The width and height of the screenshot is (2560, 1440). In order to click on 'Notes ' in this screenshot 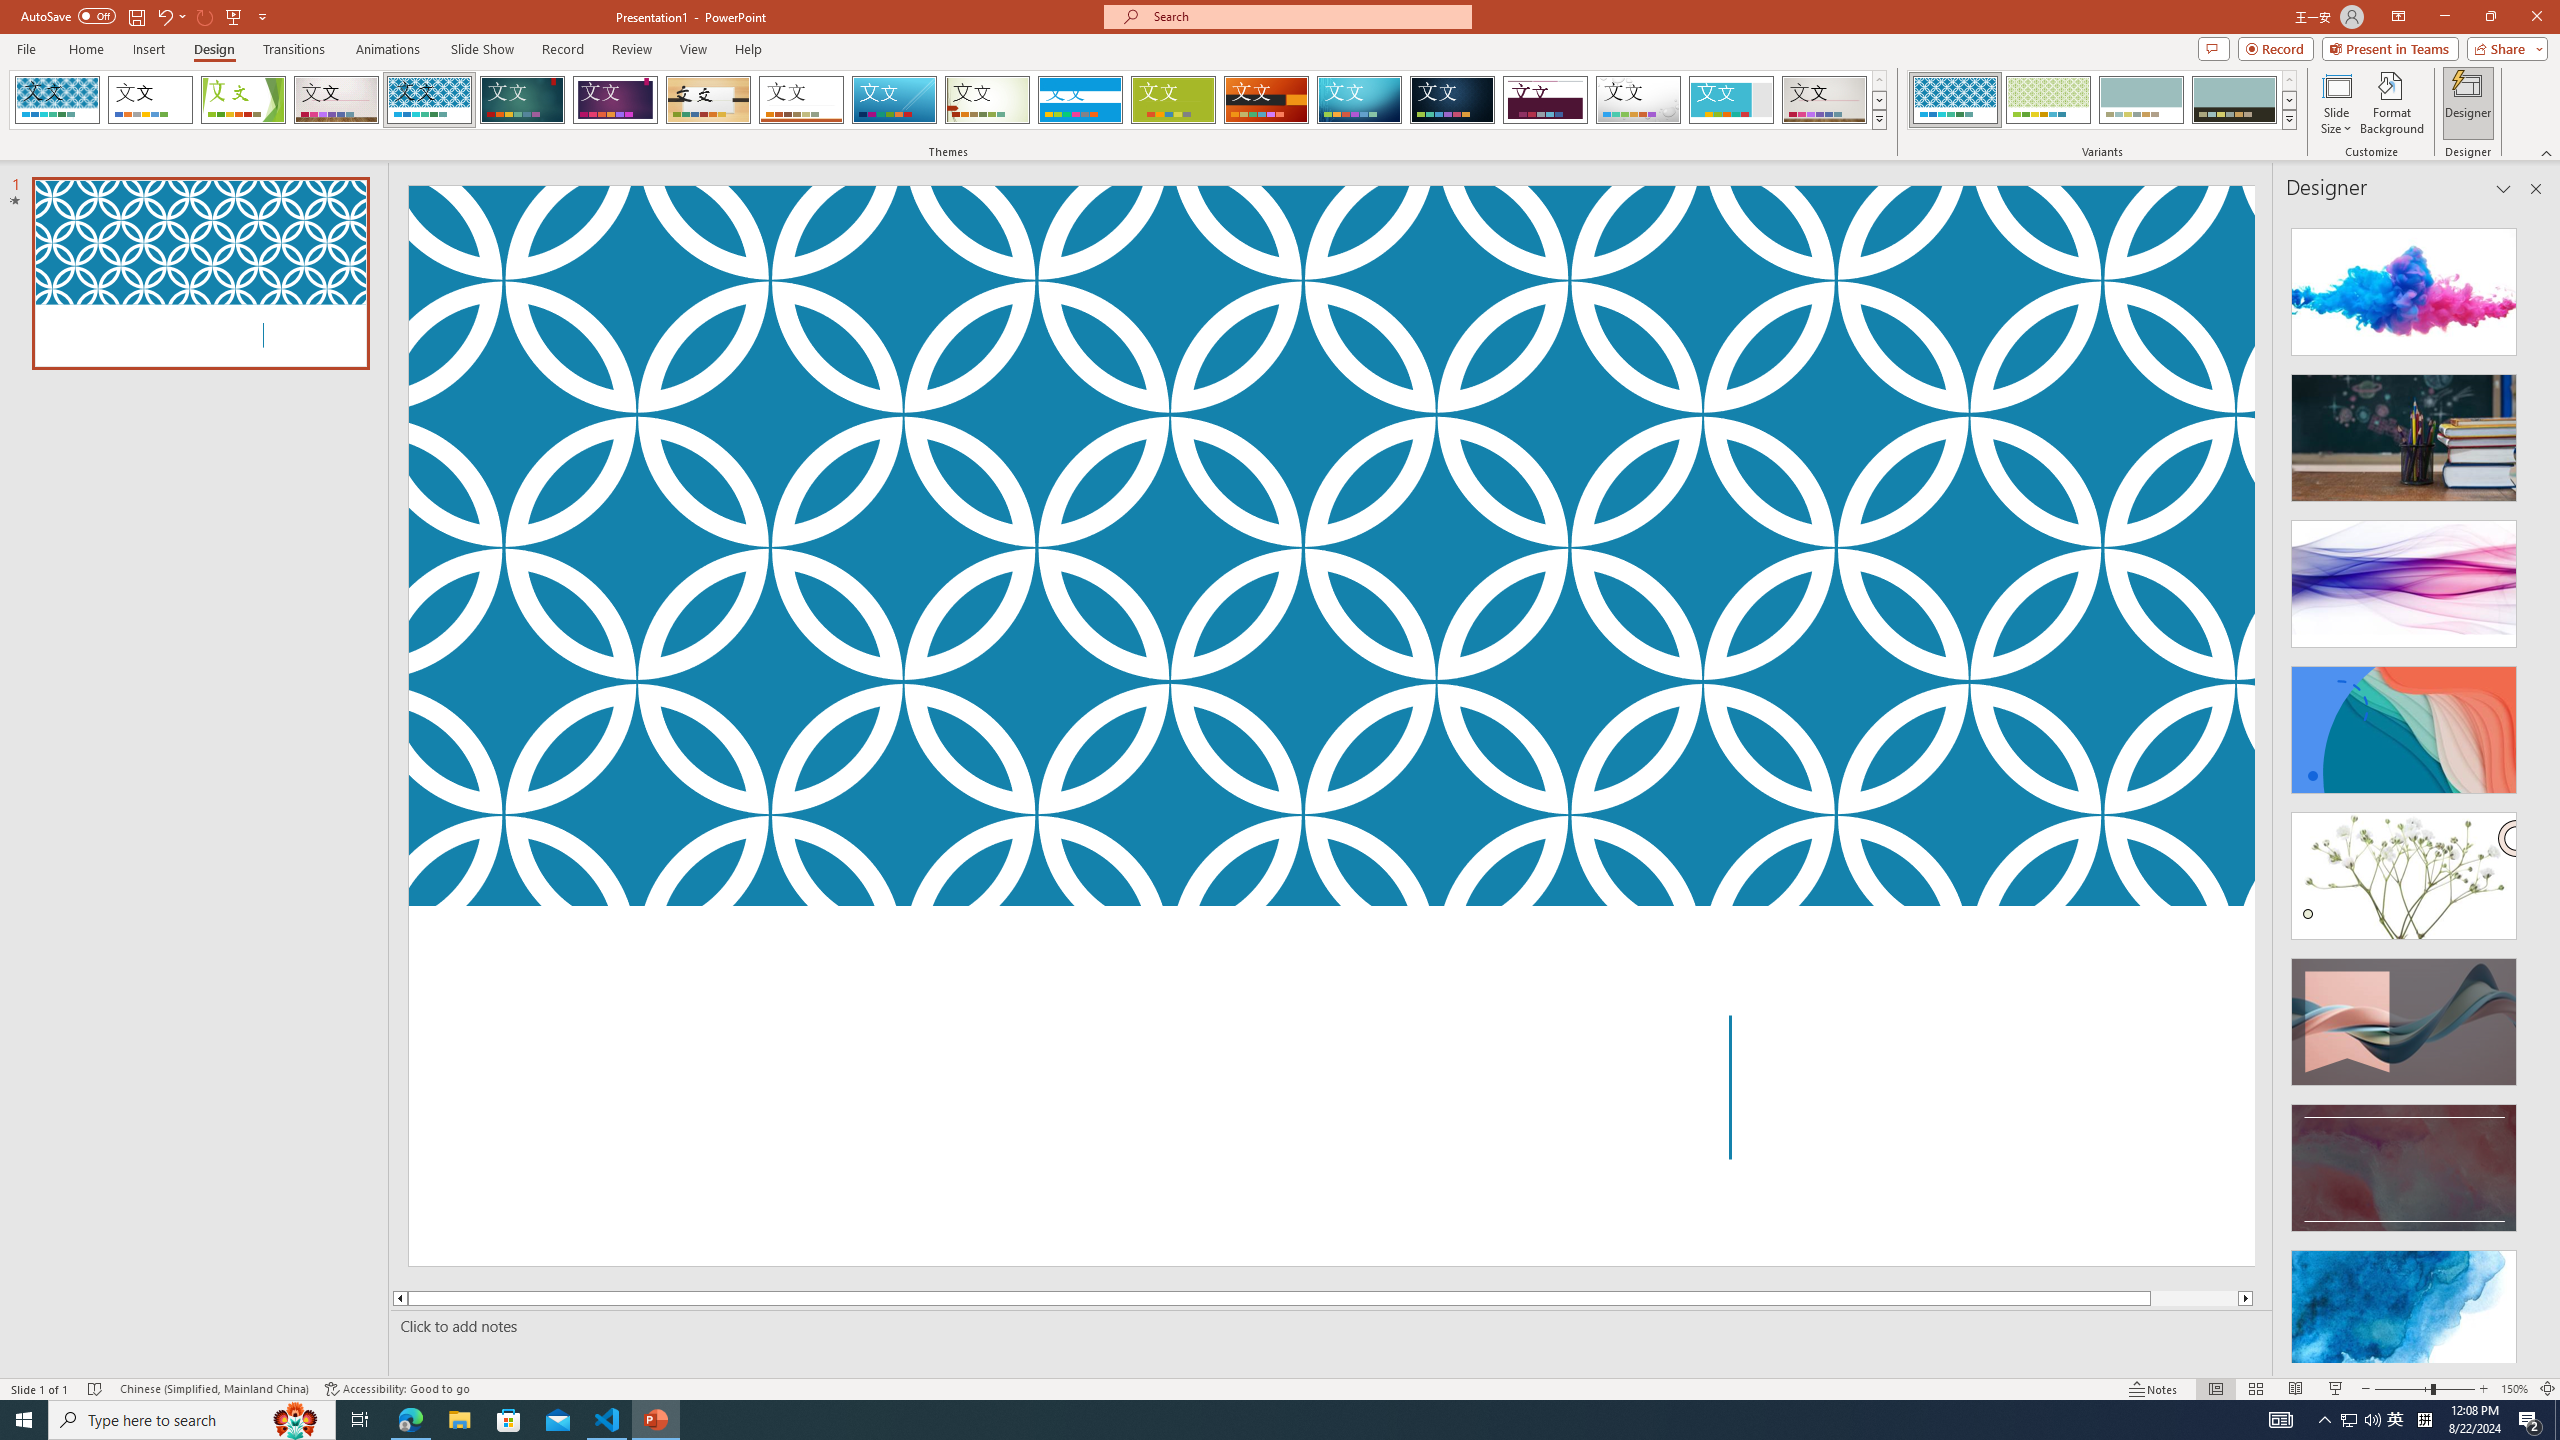, I will do `click(2153, 1389)`.